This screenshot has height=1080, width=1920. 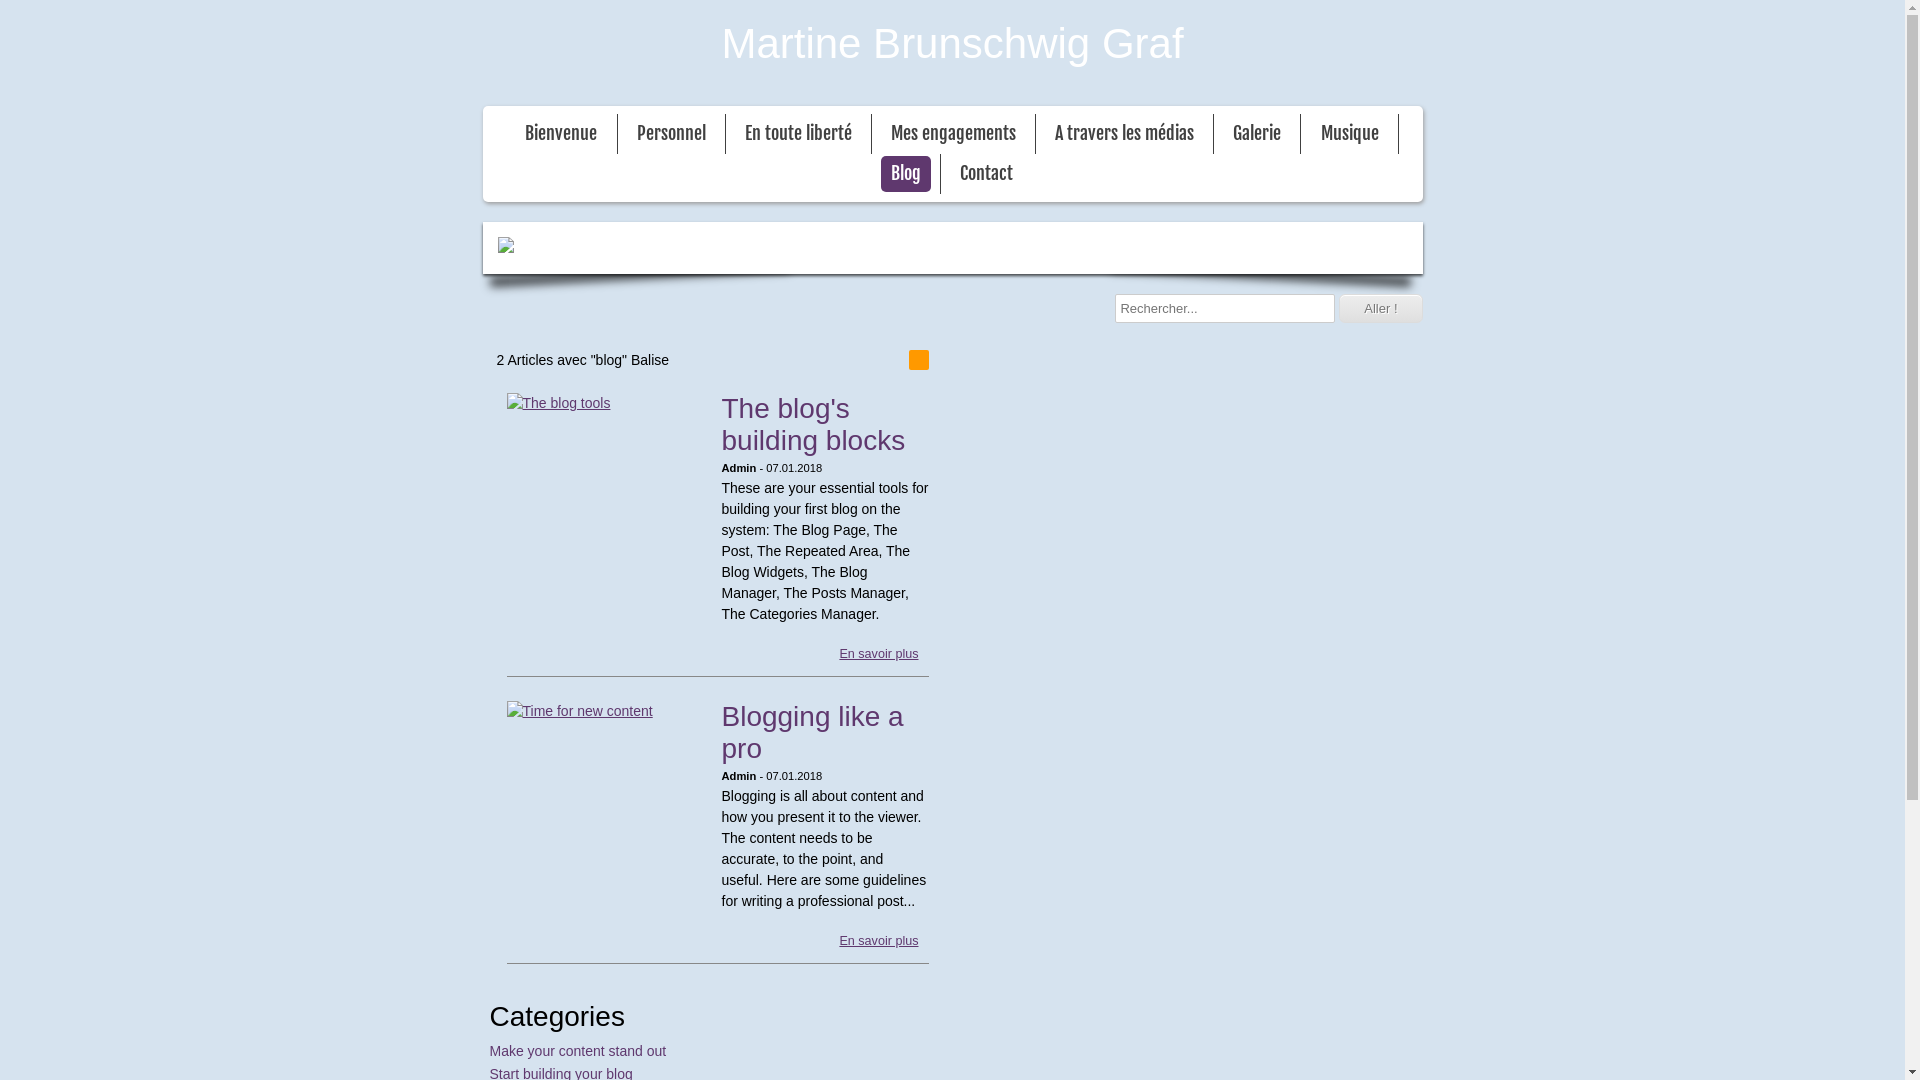 What do you see at coordinates (986, 172) in the screenshot?
I see `'Contact'` at bounding box center [986, 172].